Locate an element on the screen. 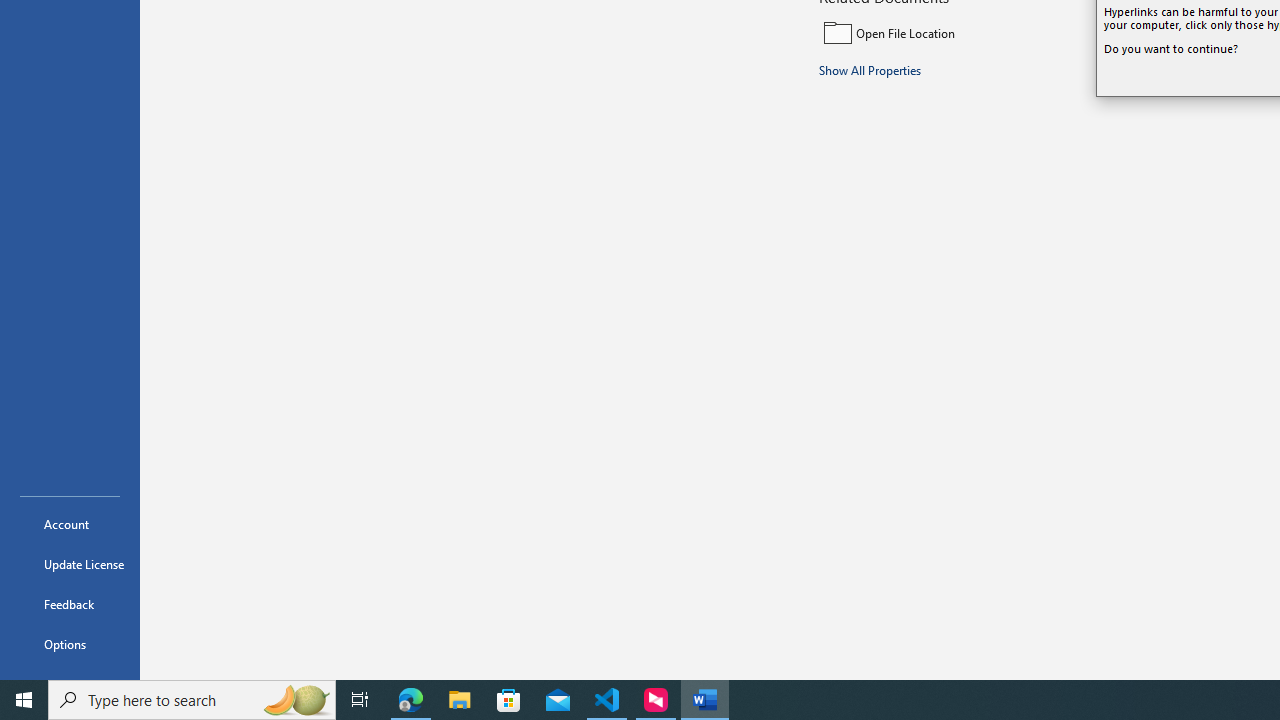  'File Explorer' is located at coordinates (459, 698).